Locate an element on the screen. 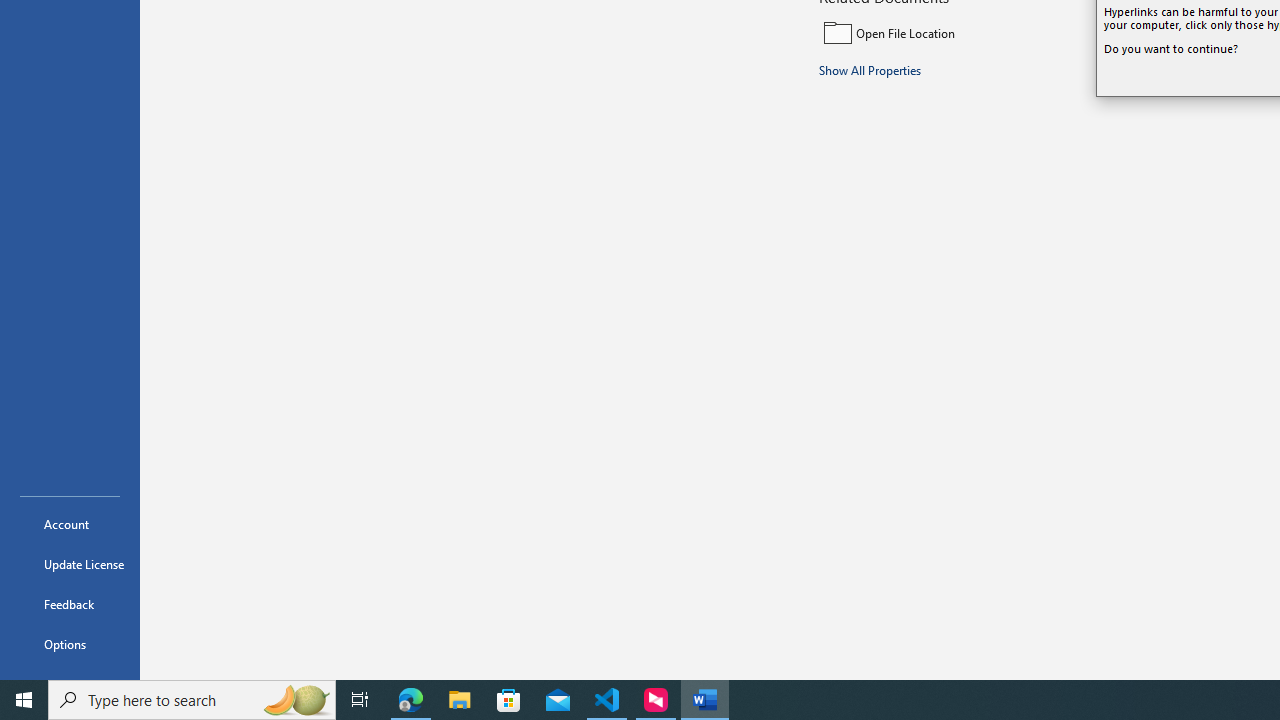  'File Explorer' is located at coordinates (459, 698).